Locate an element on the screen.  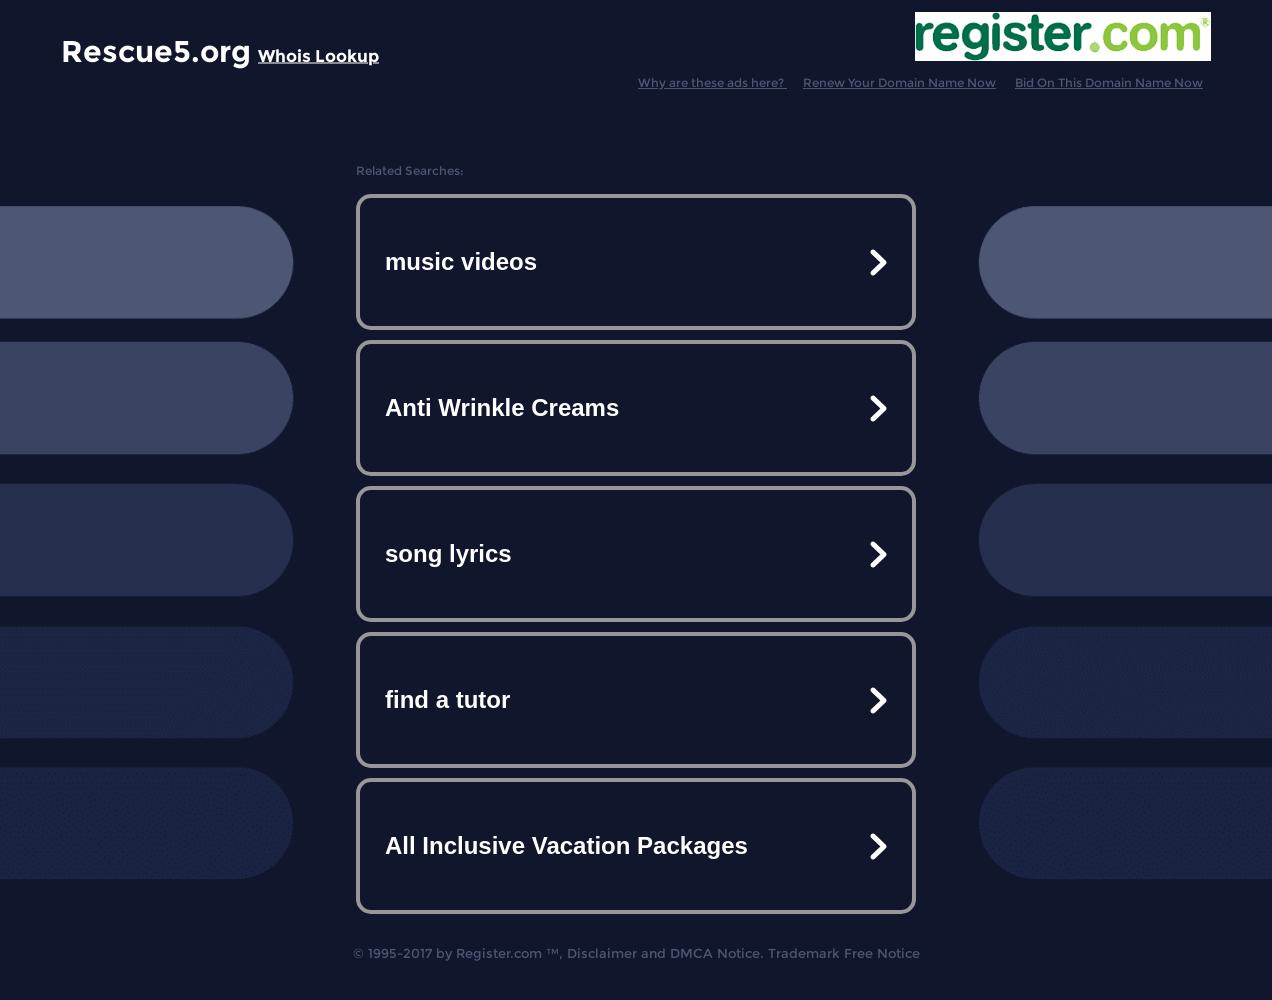
'Anti Wrinkle Creams' is located at coordinates (385, 407).